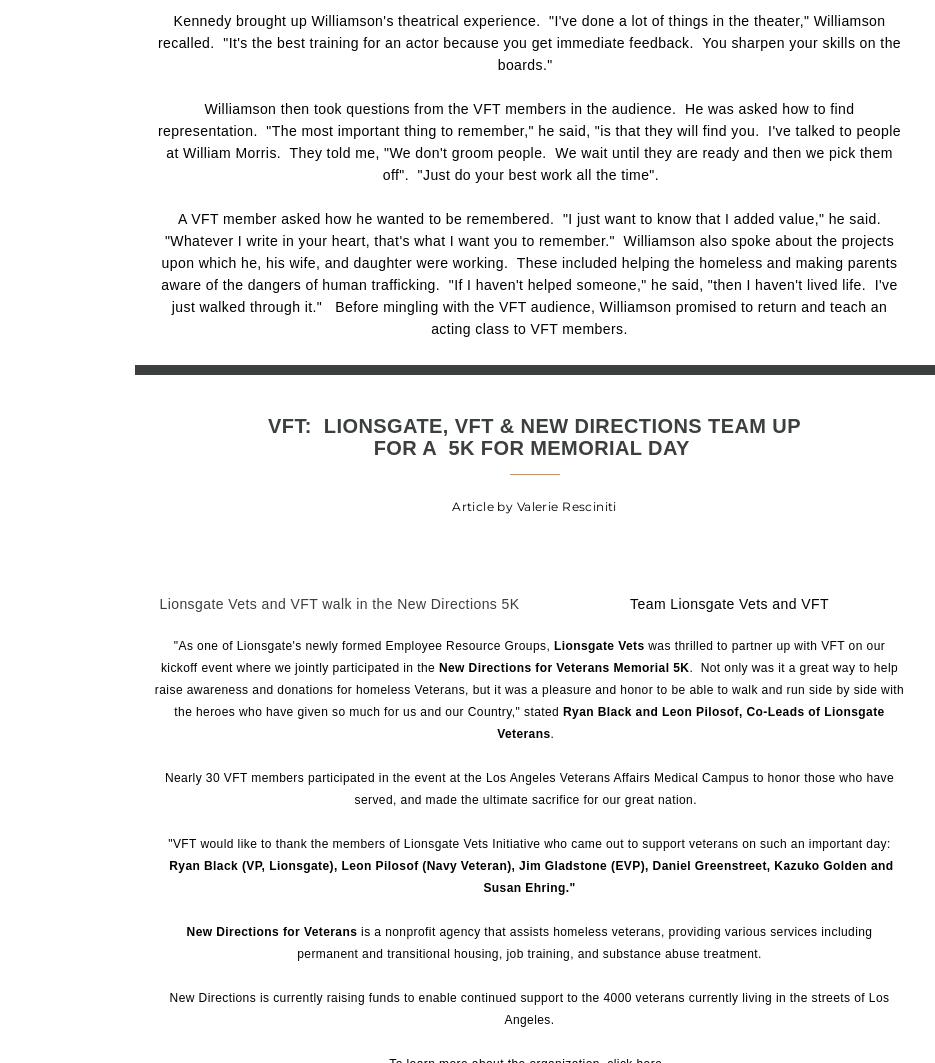 Image resolution: width=935 pixels, height=1063 pixels. I want to click on 'Team Lionsgate Vets and VFT', so click(729, 602).